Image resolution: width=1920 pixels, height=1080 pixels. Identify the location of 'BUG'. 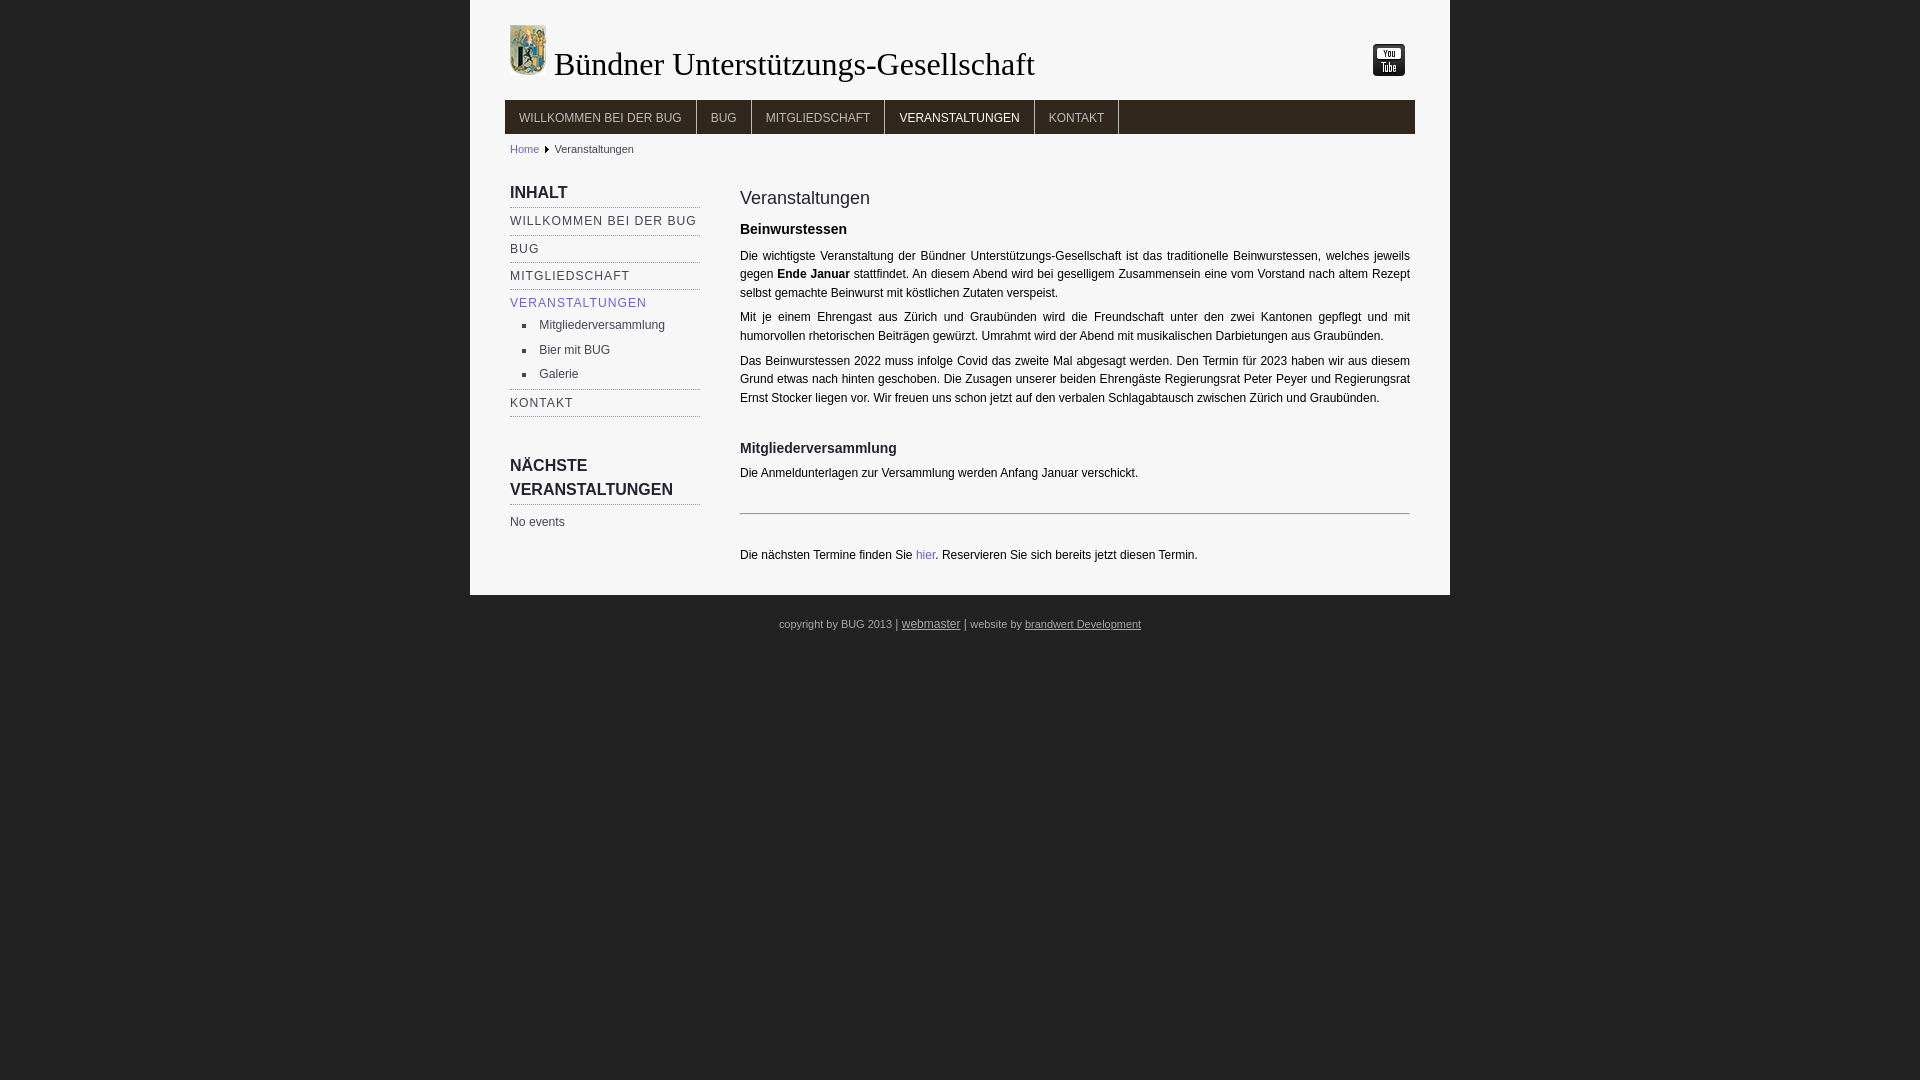
(524, 248).